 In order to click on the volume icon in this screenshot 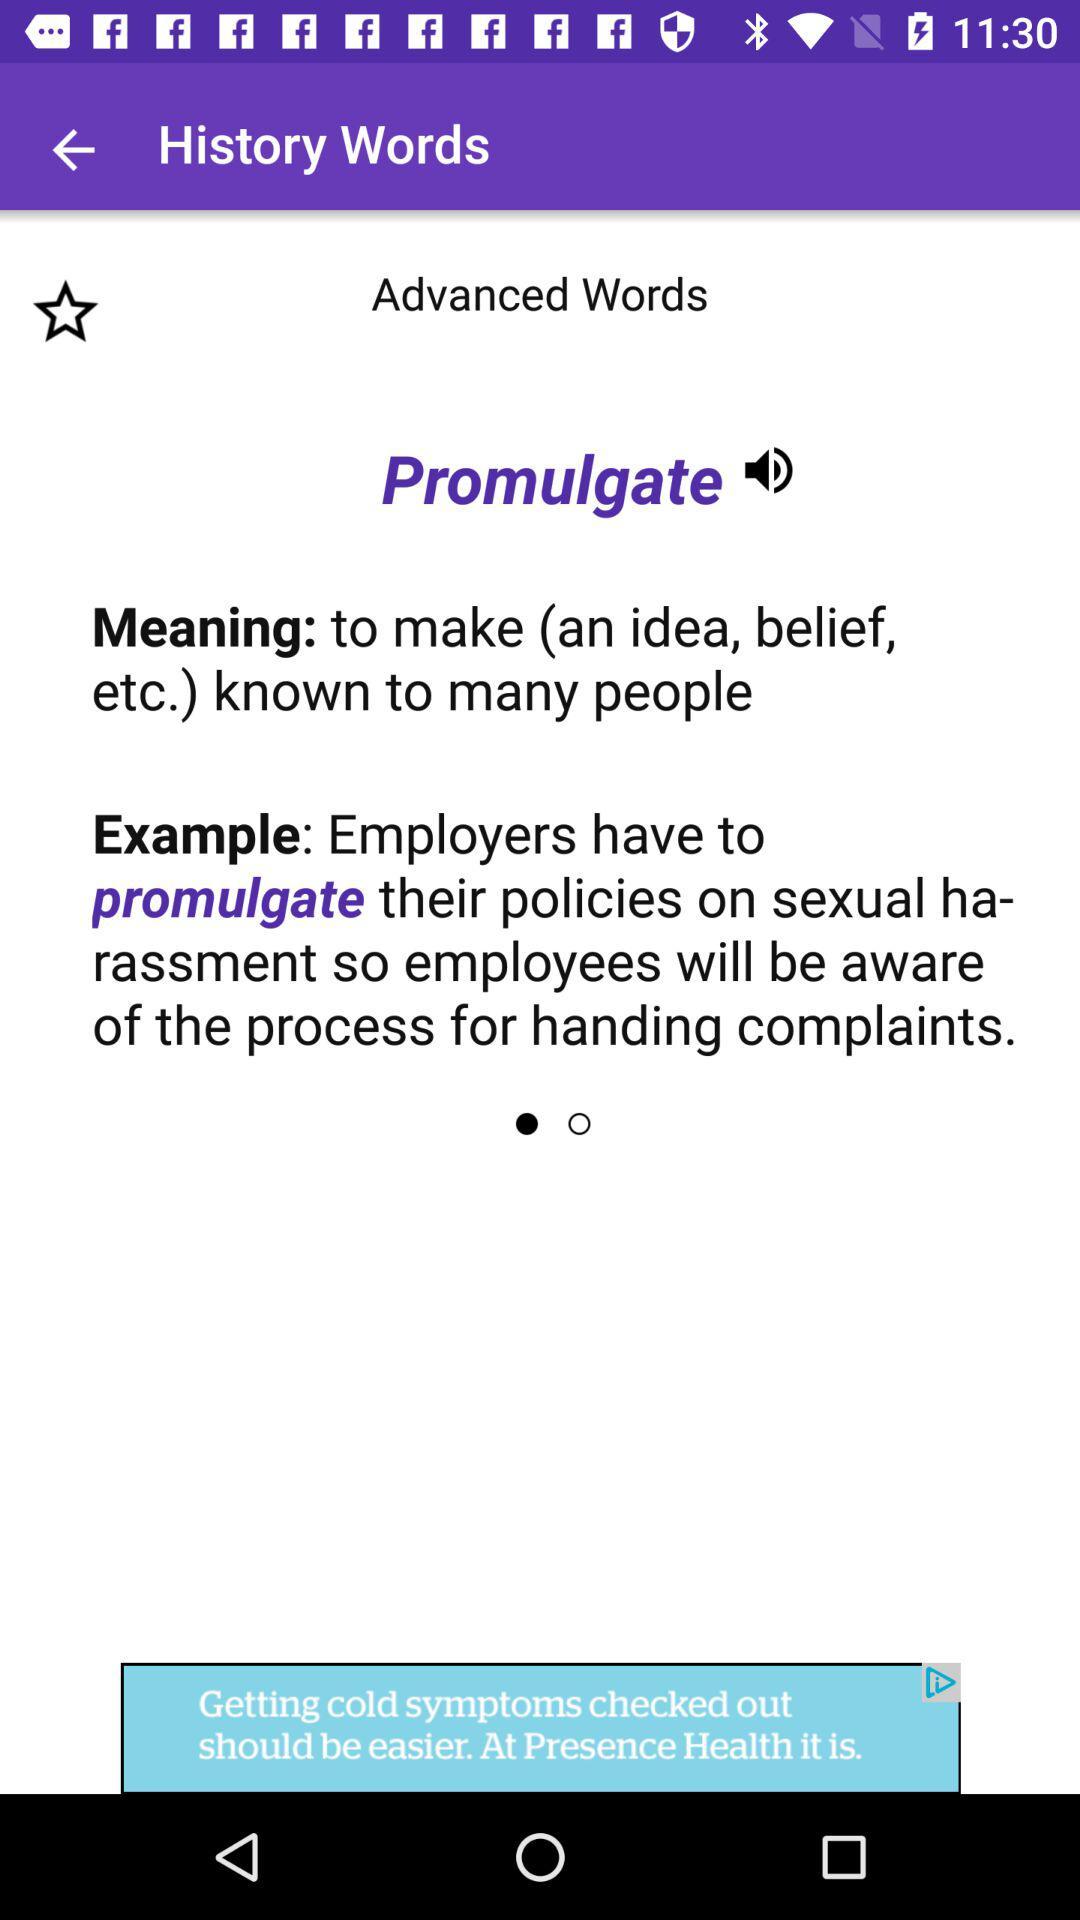, I will do `click(767, 469)`.